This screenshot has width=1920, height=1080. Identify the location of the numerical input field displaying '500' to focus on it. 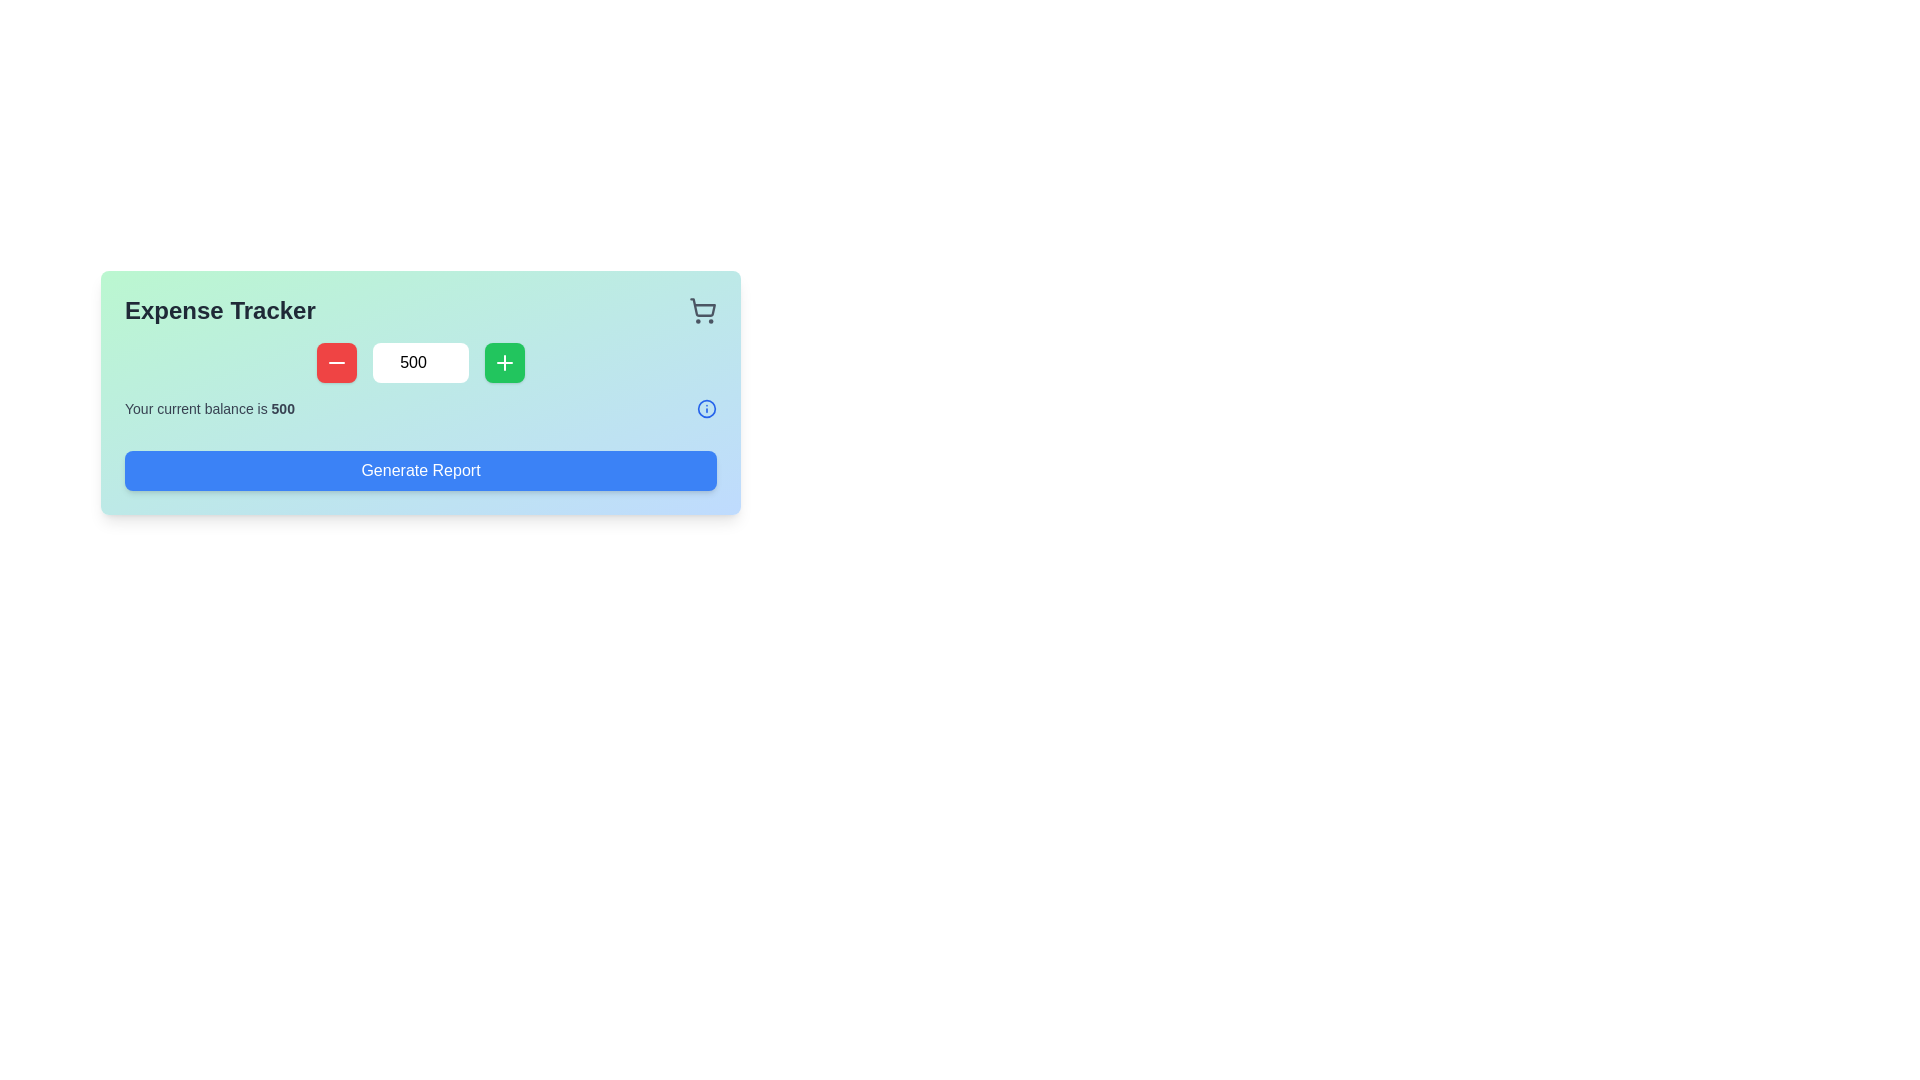
(420, 362).